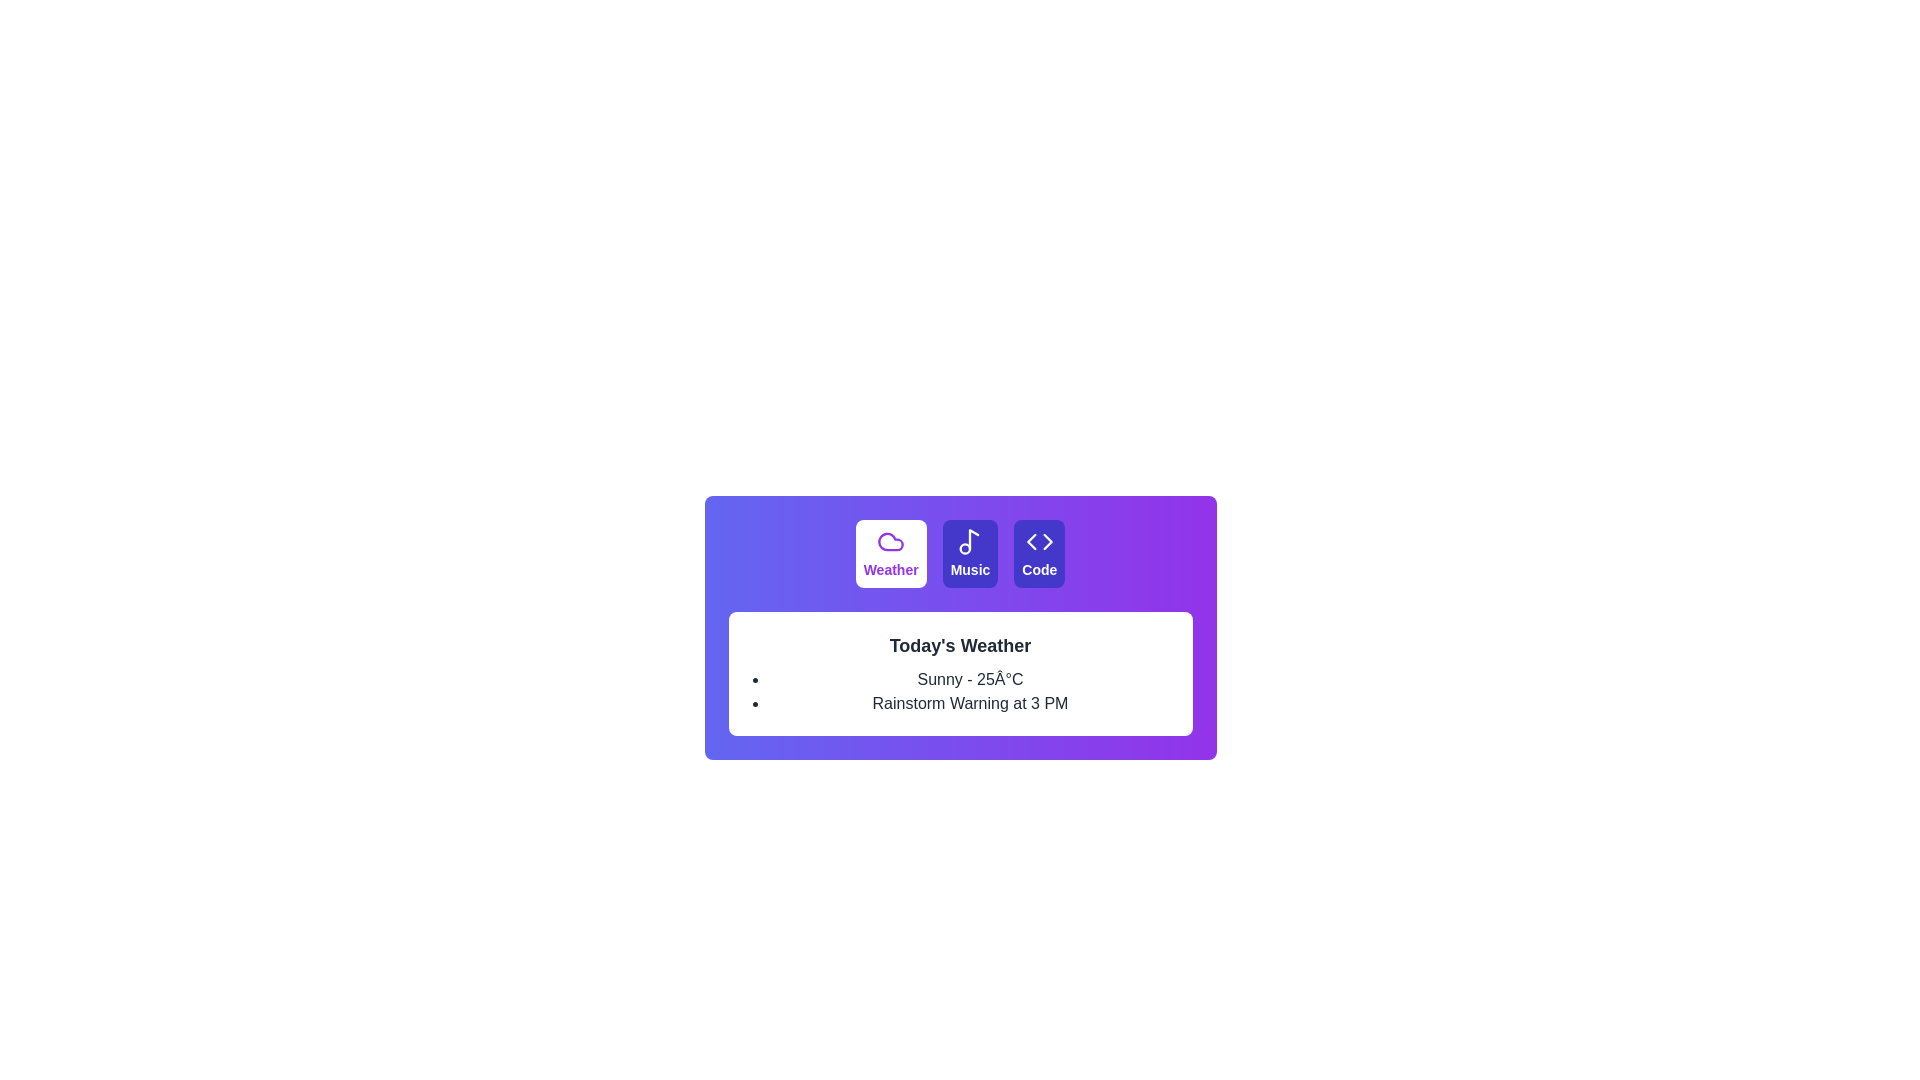 This screenshot has width=1920, height=1080. I want to click on the stylized musical note icon with a purple background, located between the 'Weather' and 'Code' buttons, so click(974, 538).